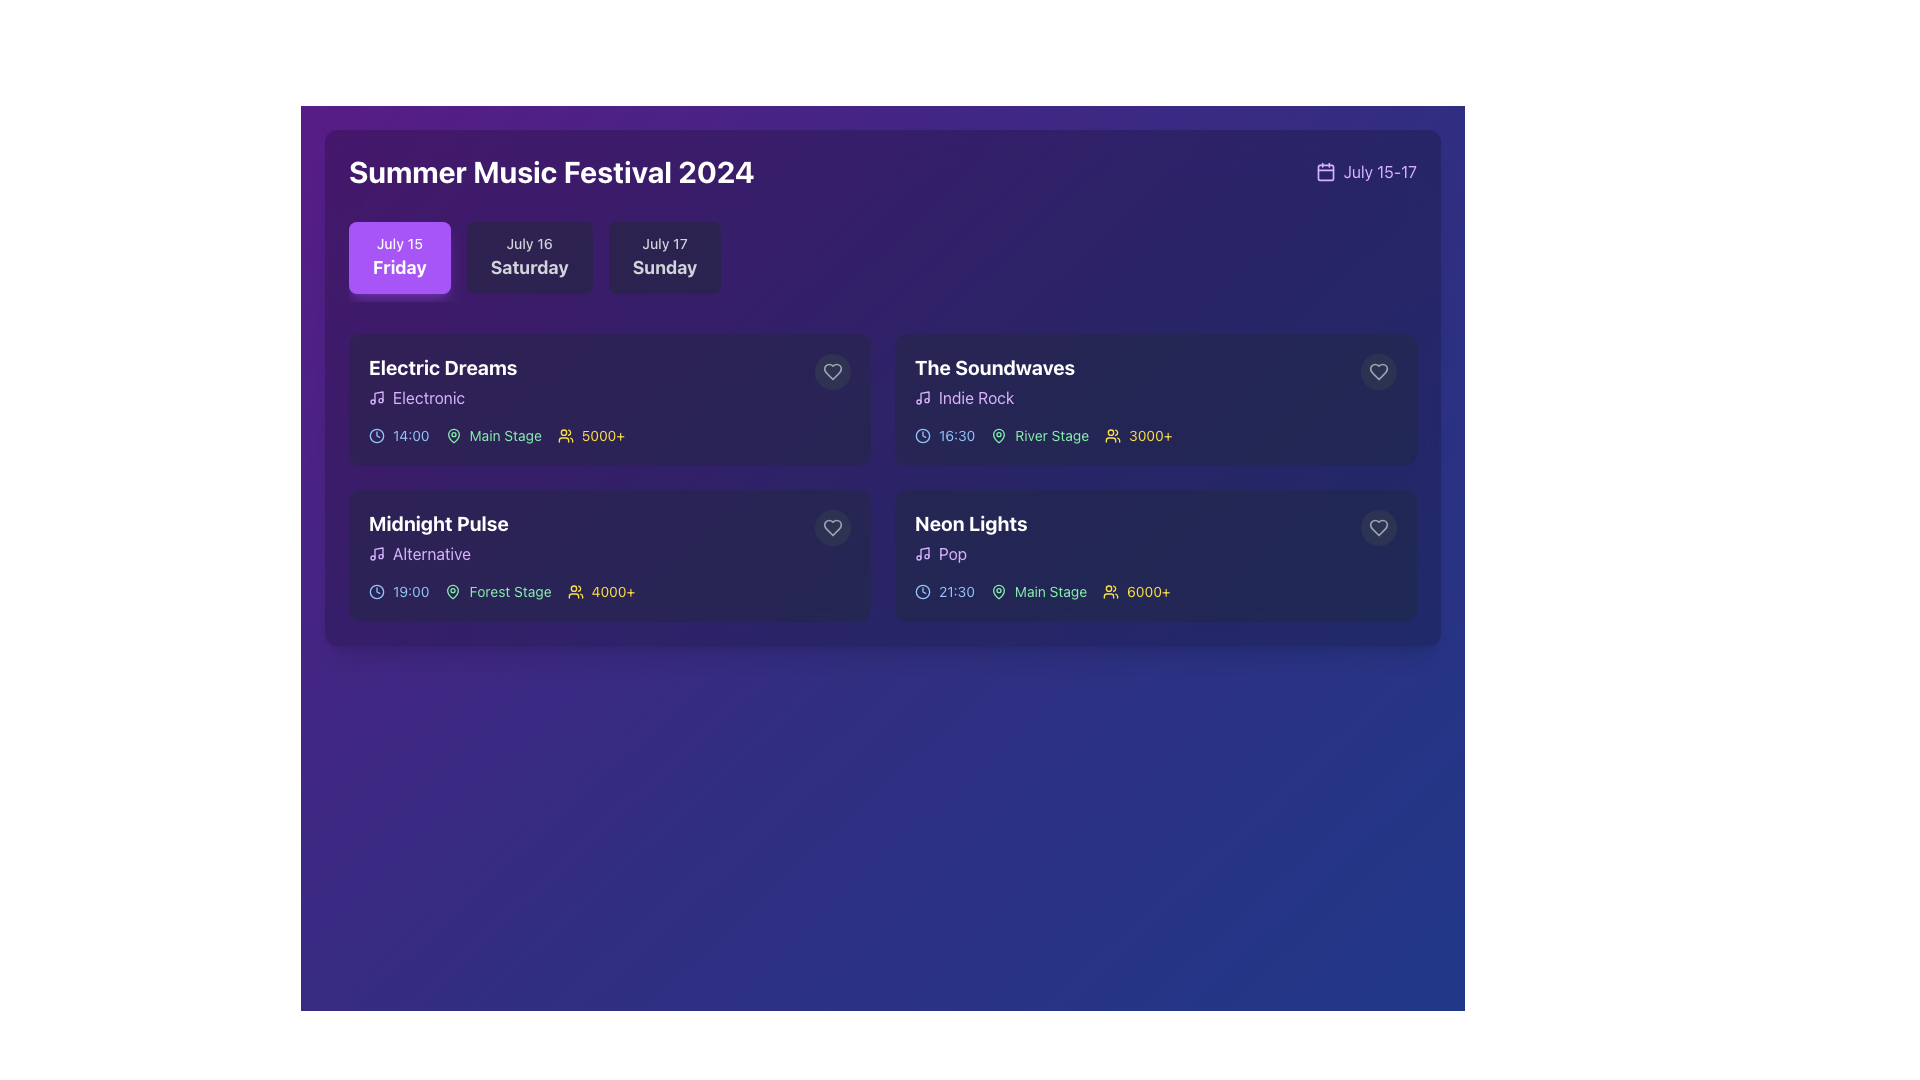  What do you see at coordinates (995, 367) in the screenshot?
I see `the title text element indicating a music band or performance, located in the right-most card of the second row above the subtitle 'Indie Rock'` at bounding box center [995, 367].